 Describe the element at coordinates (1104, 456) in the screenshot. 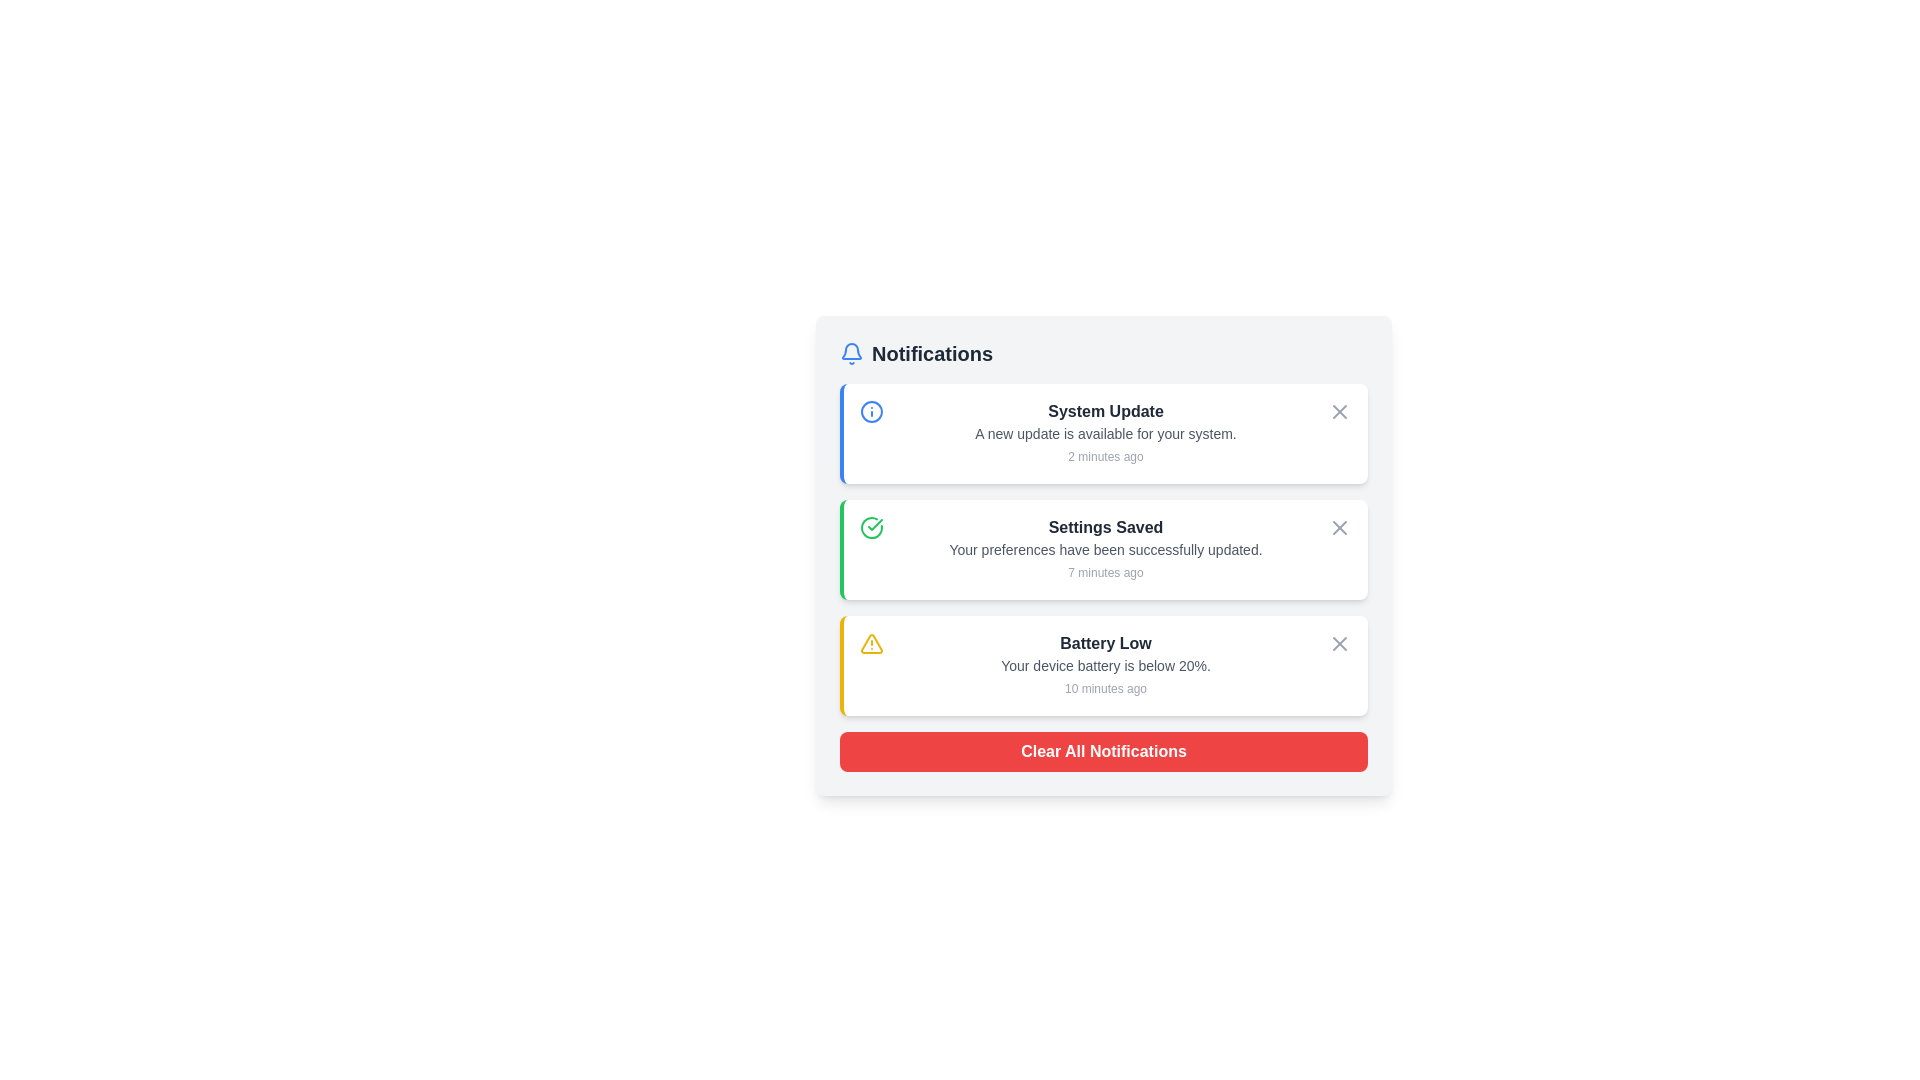

I see `small gray text displaying '2 minutes ago' located in the notification card below the message 'A new update is available for your system.'` at that location.